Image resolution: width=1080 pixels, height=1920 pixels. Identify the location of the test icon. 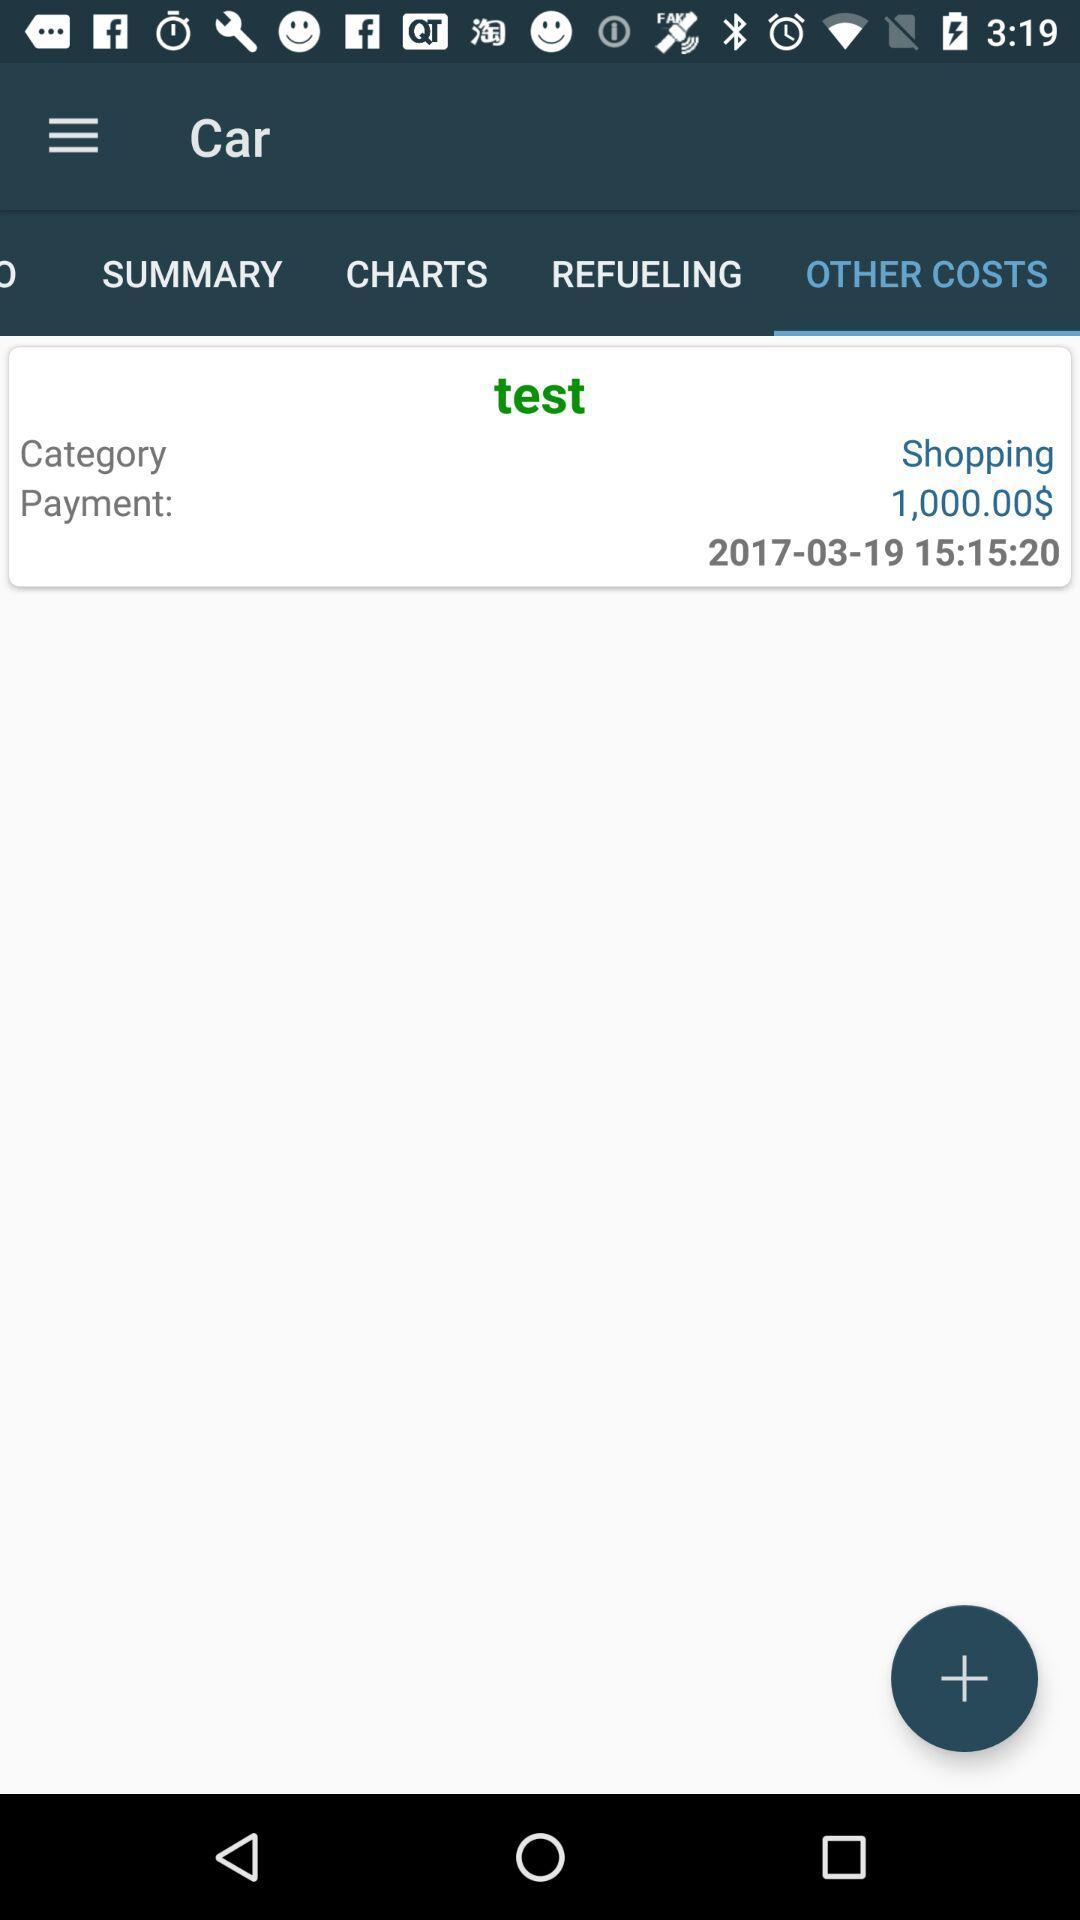
(540, 392).